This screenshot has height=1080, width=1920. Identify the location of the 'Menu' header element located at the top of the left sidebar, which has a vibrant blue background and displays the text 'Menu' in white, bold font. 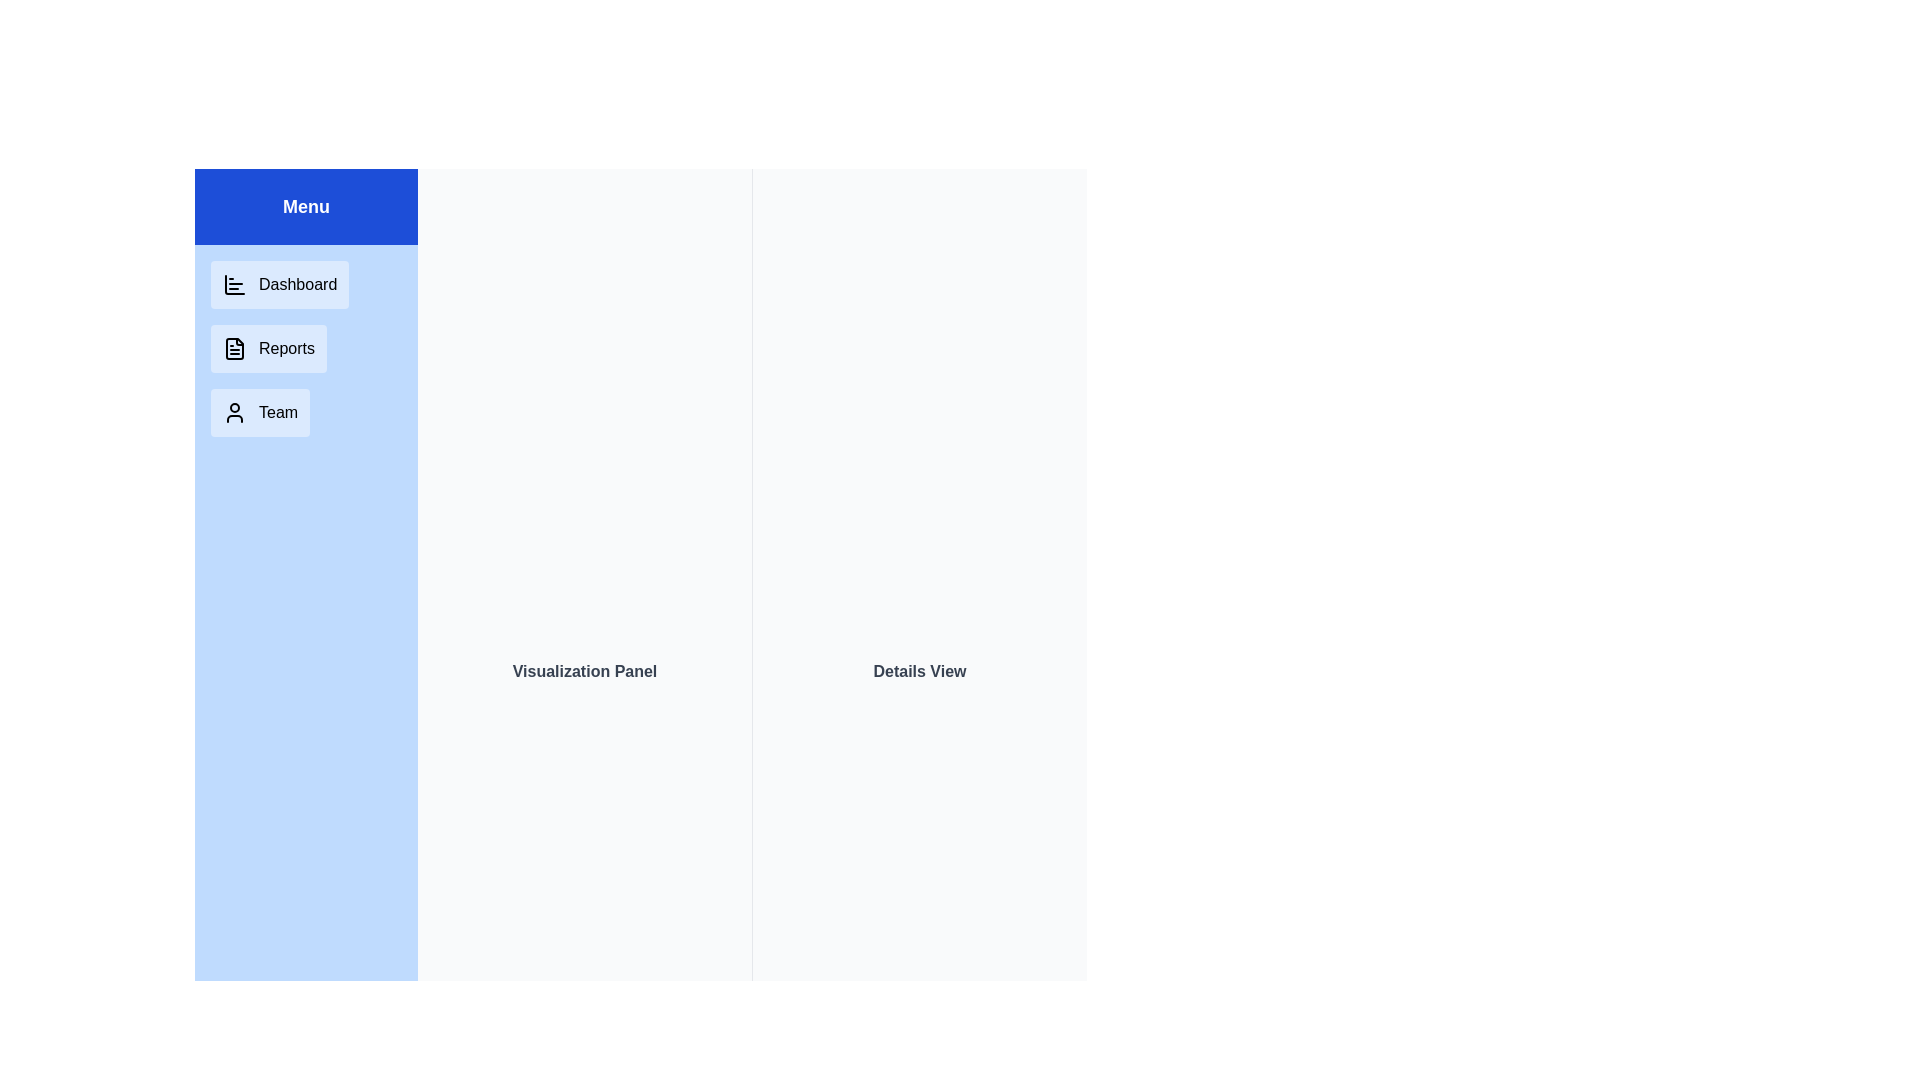
(305, 207).